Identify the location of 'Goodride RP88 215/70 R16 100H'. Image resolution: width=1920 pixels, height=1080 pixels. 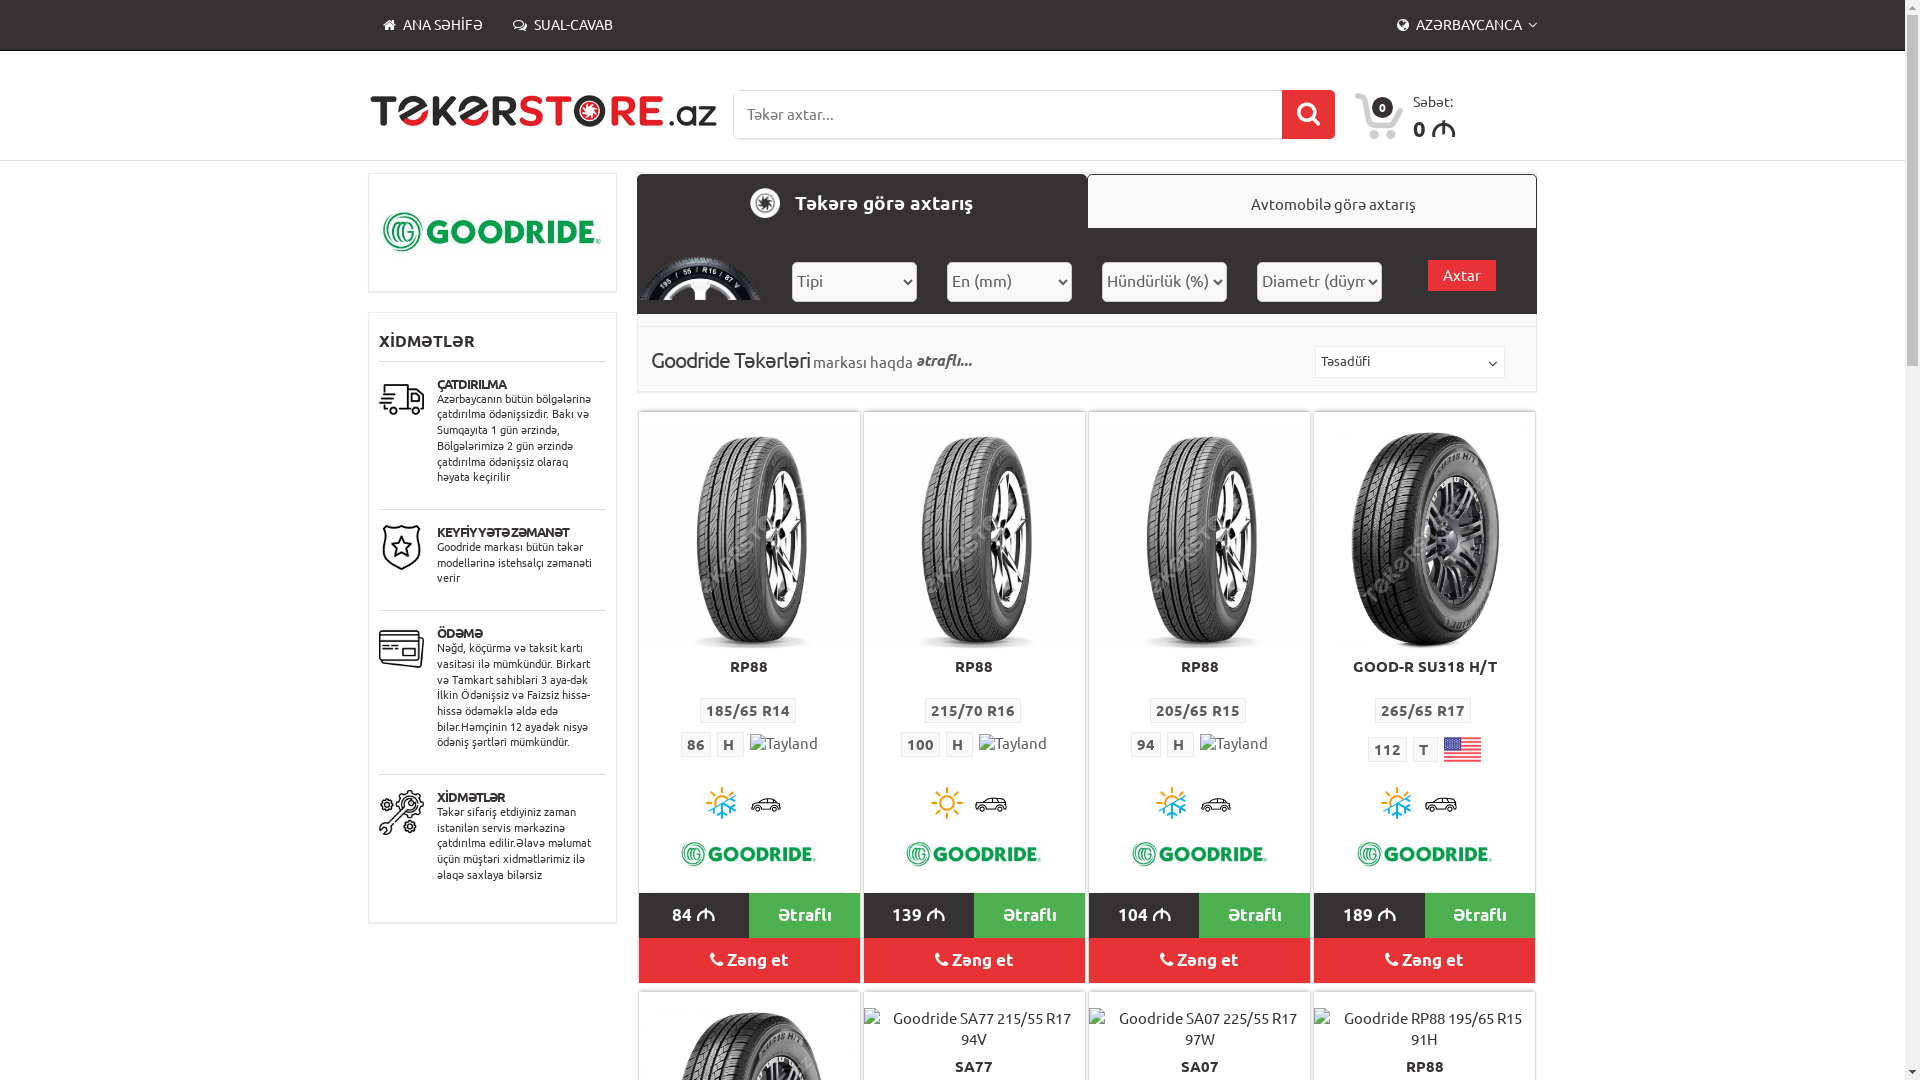
(974, 537).